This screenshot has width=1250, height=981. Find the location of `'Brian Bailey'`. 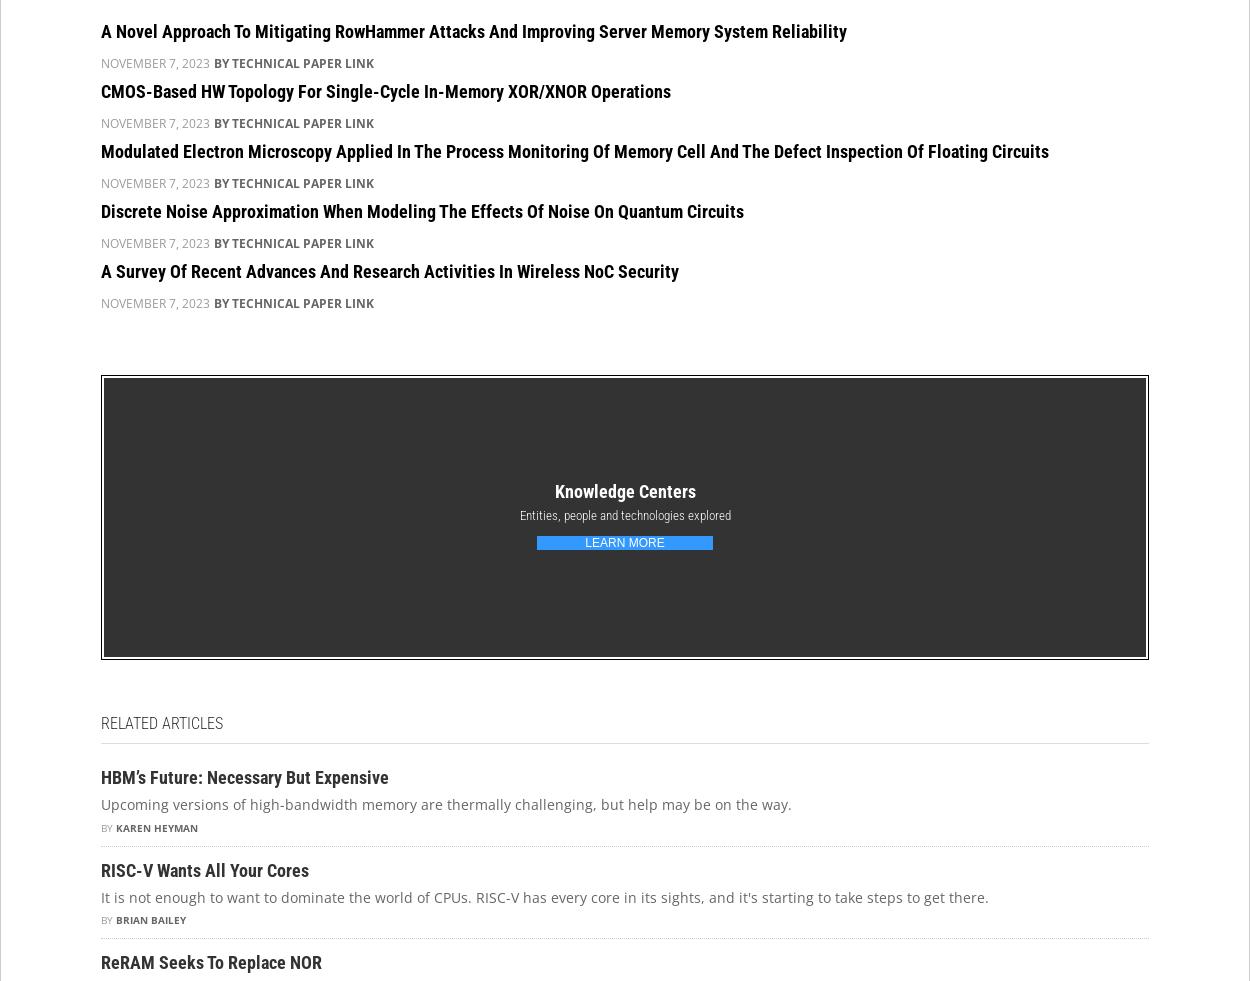

'Brian Bailey' is located at coordinates (151, 919).